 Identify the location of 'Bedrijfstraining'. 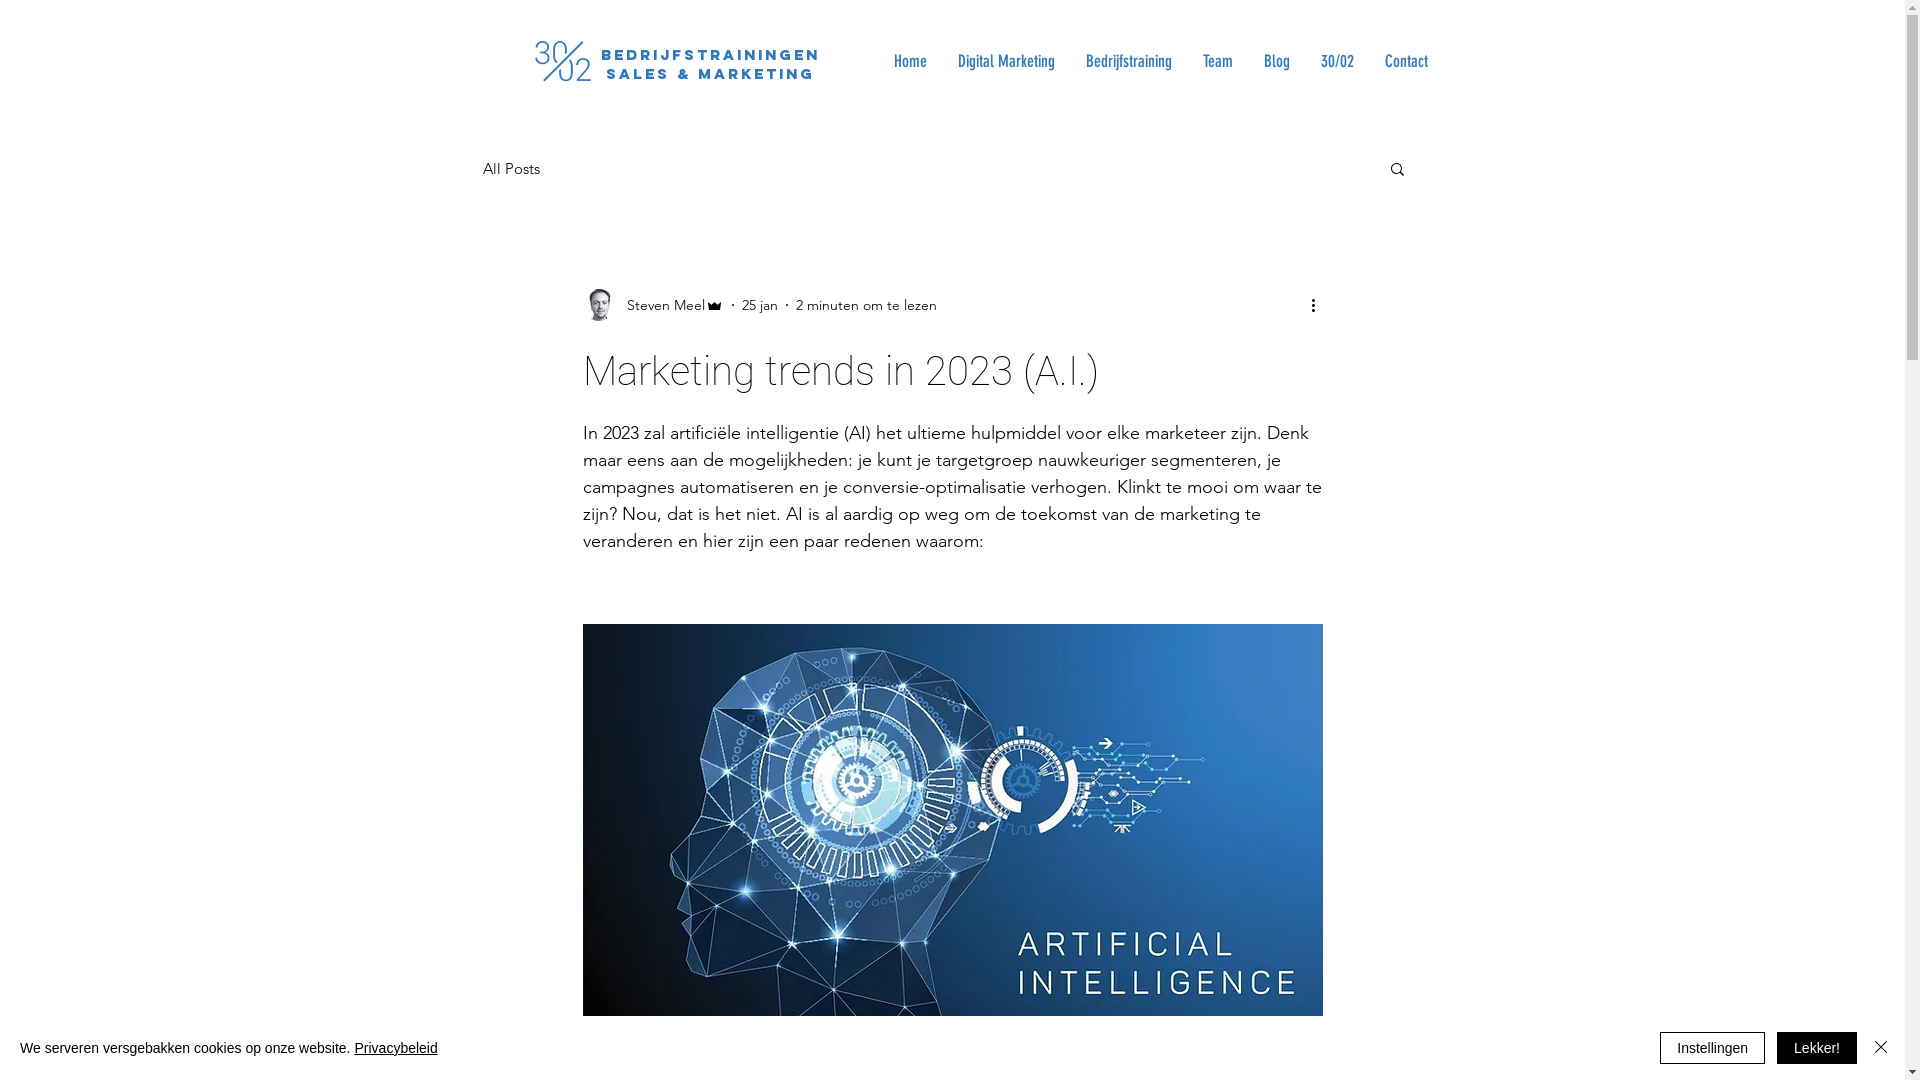
(1128, 60).